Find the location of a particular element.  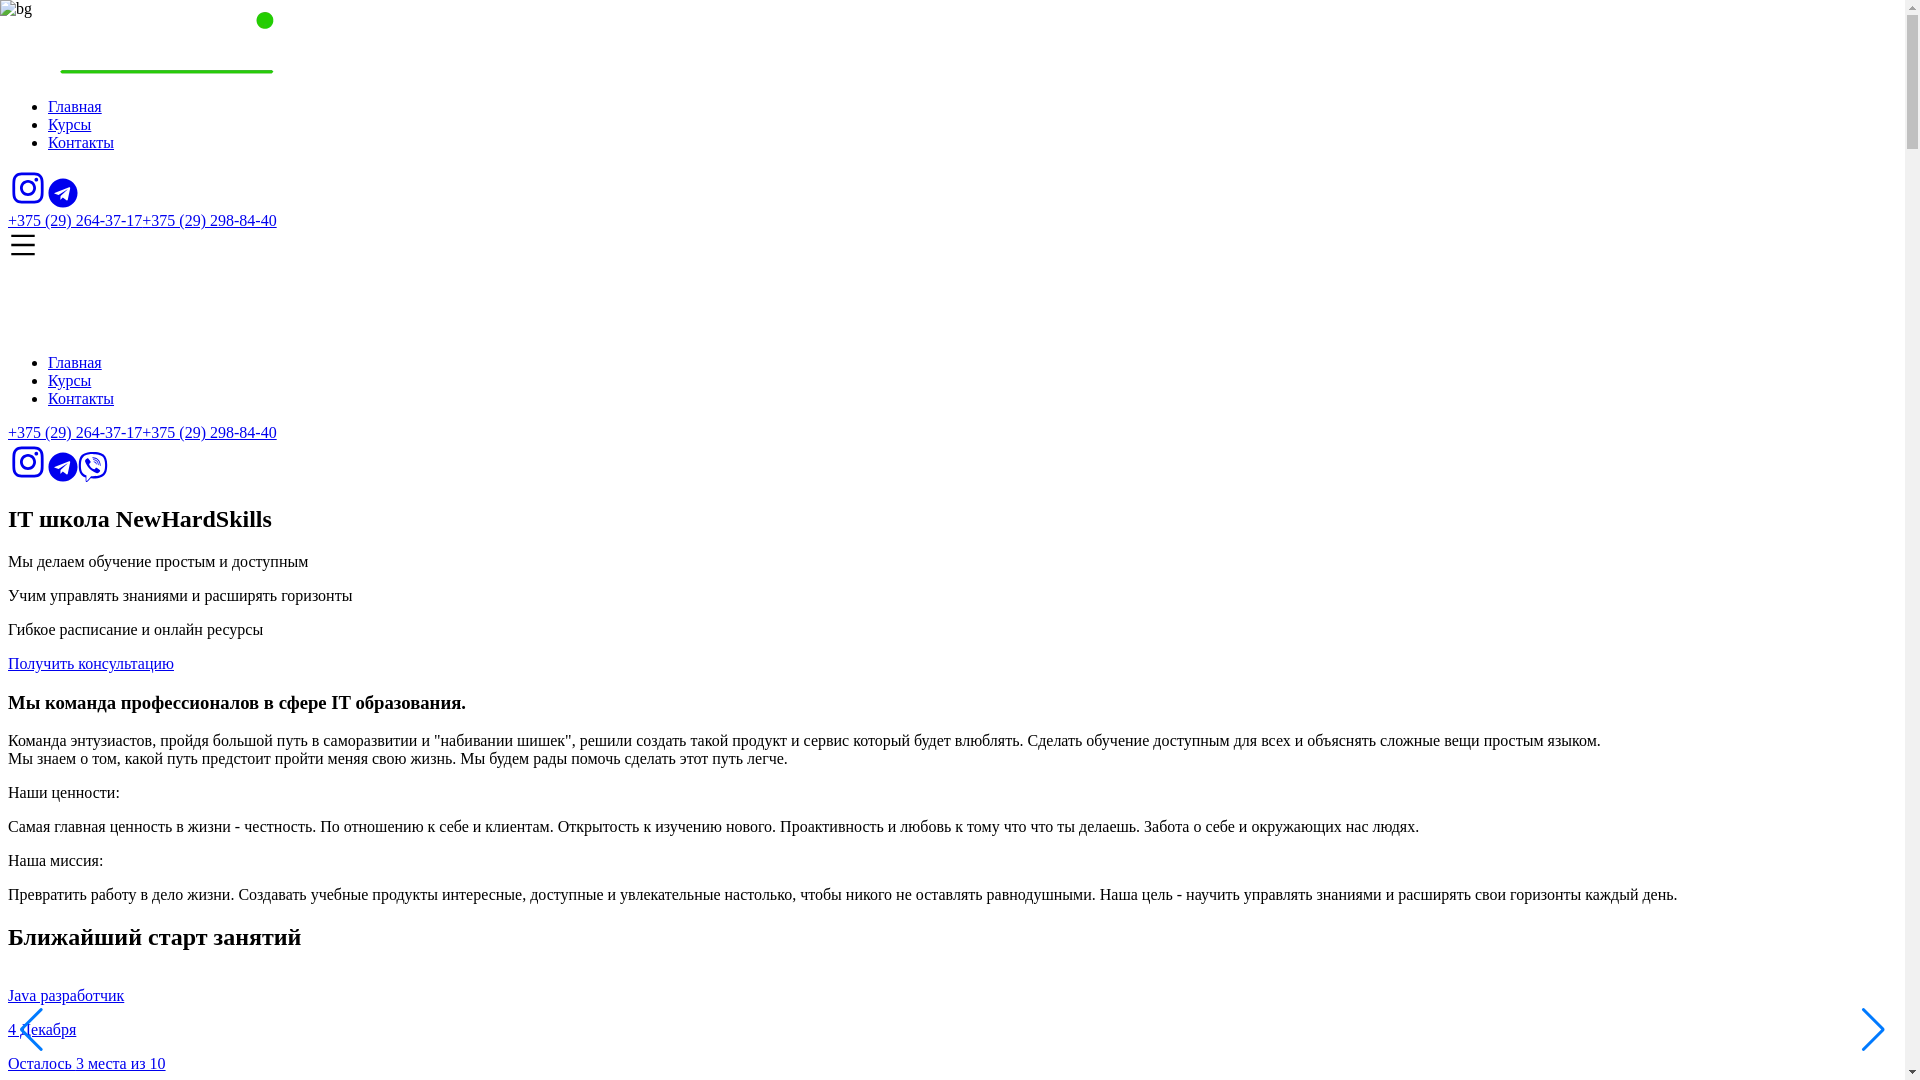

'+375 (29) 298-84-40' is located at coordinates (209, 220).